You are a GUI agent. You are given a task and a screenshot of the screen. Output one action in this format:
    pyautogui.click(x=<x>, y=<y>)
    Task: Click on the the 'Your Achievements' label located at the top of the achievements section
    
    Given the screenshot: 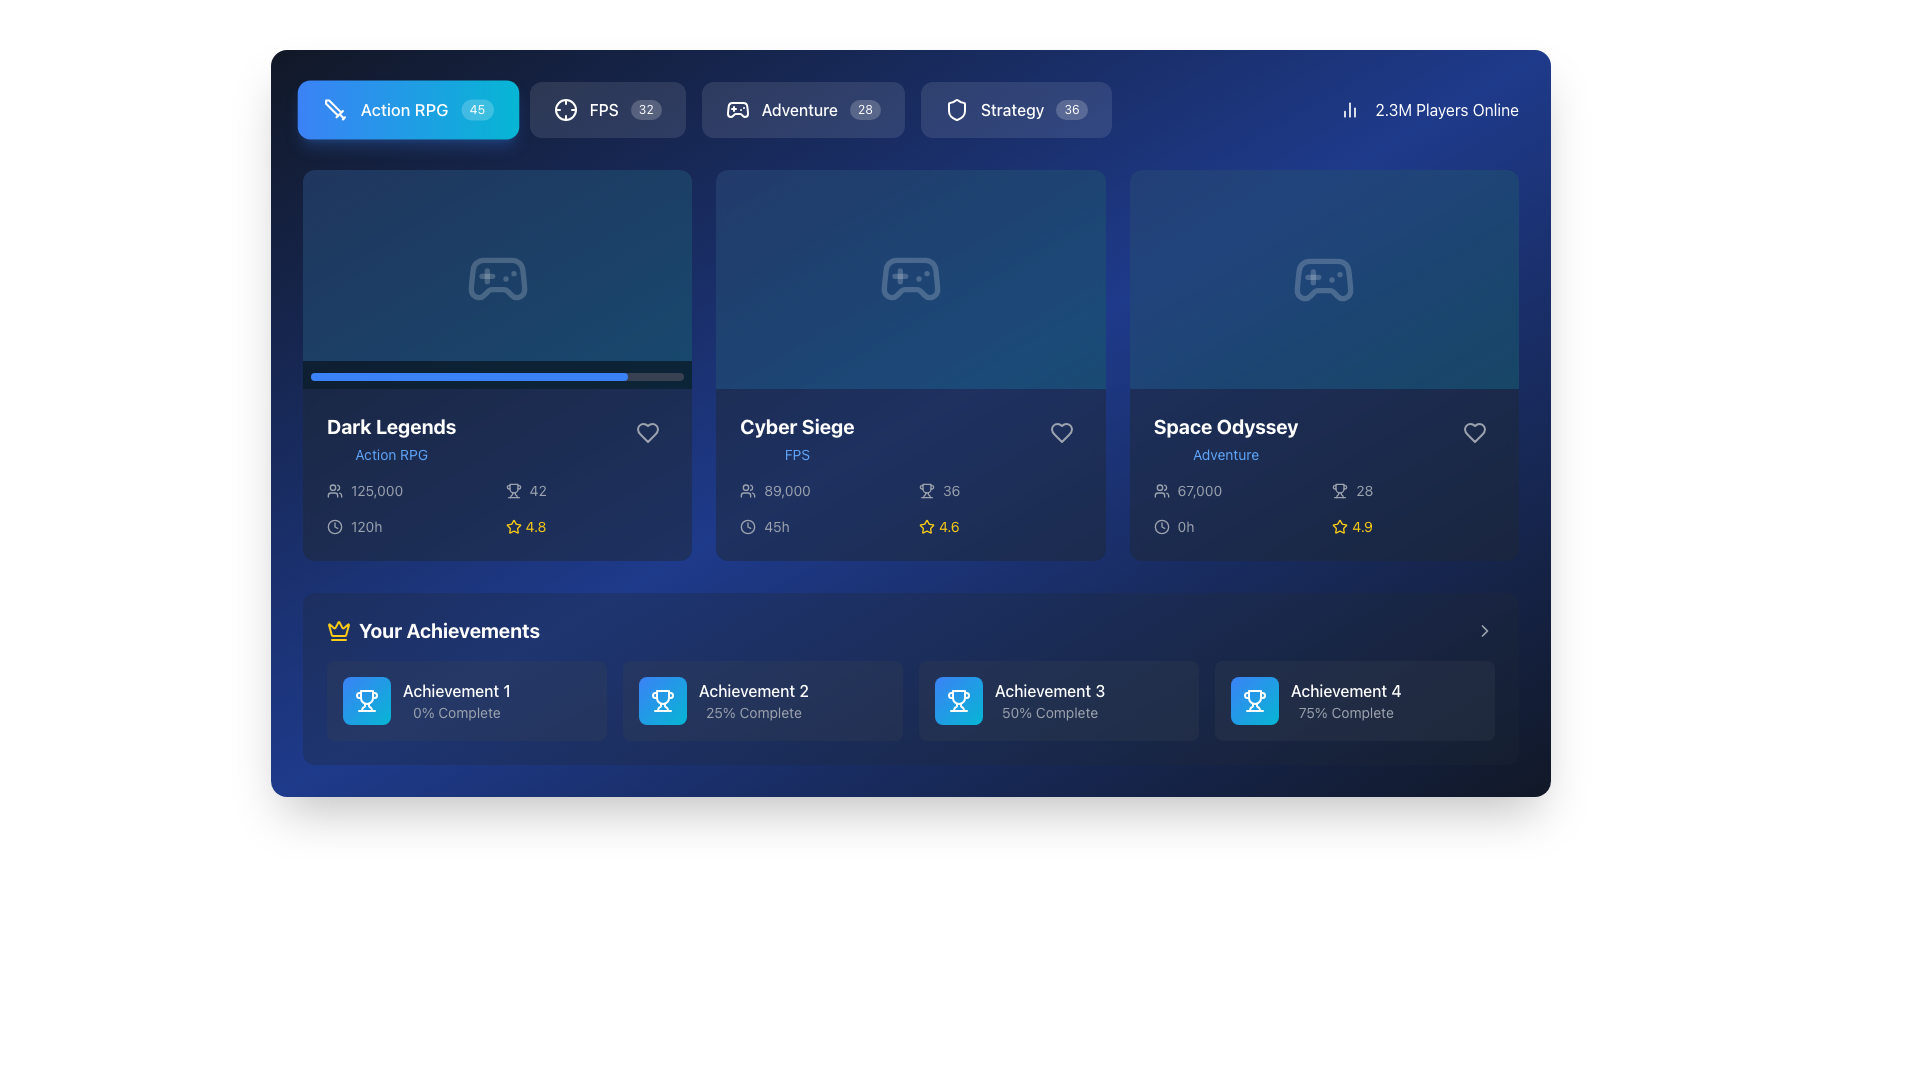 What is the action you would take?
    pyautogui.click(x=448, y=631)
    